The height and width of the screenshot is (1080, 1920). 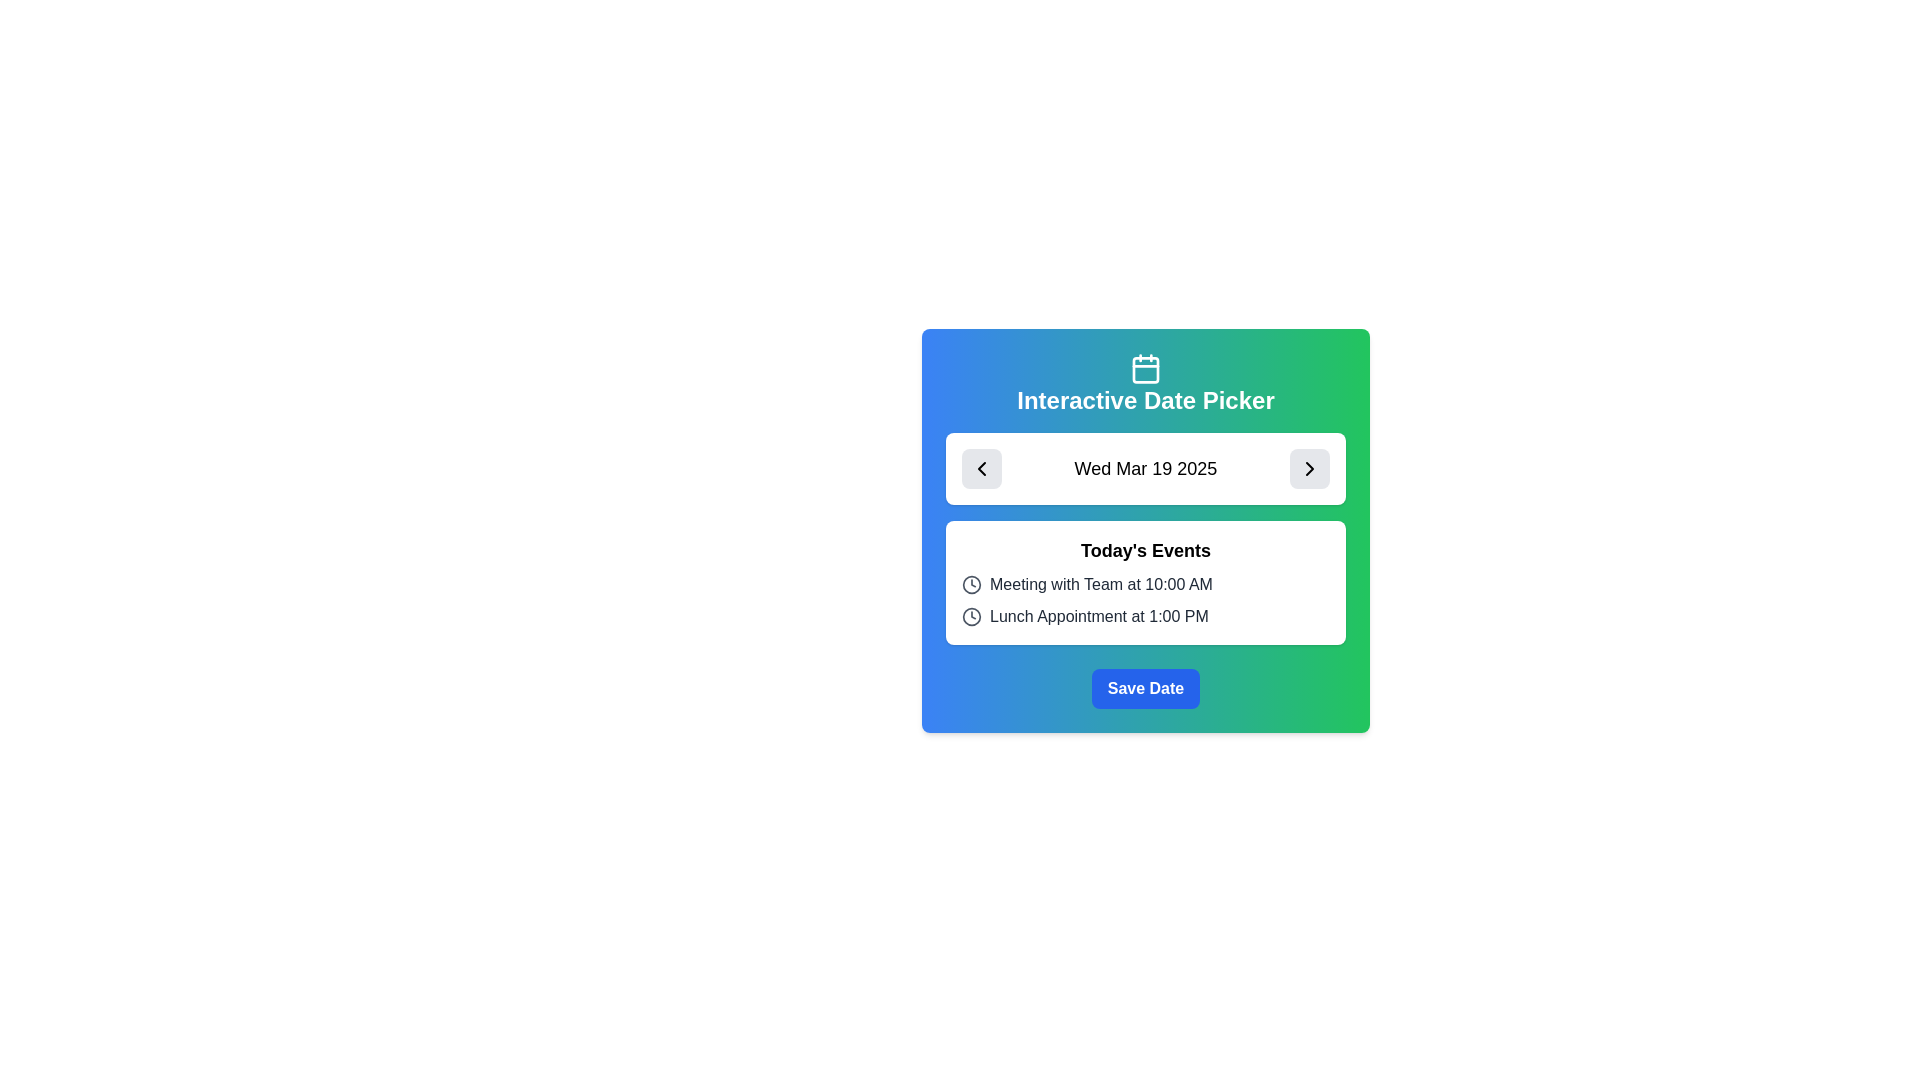 I want to click on the text label displaying 'Meeting with Team at 10:00 AM', which is styled in gray and located under the 'Today's Events' section, so click(x=1100, y=585).